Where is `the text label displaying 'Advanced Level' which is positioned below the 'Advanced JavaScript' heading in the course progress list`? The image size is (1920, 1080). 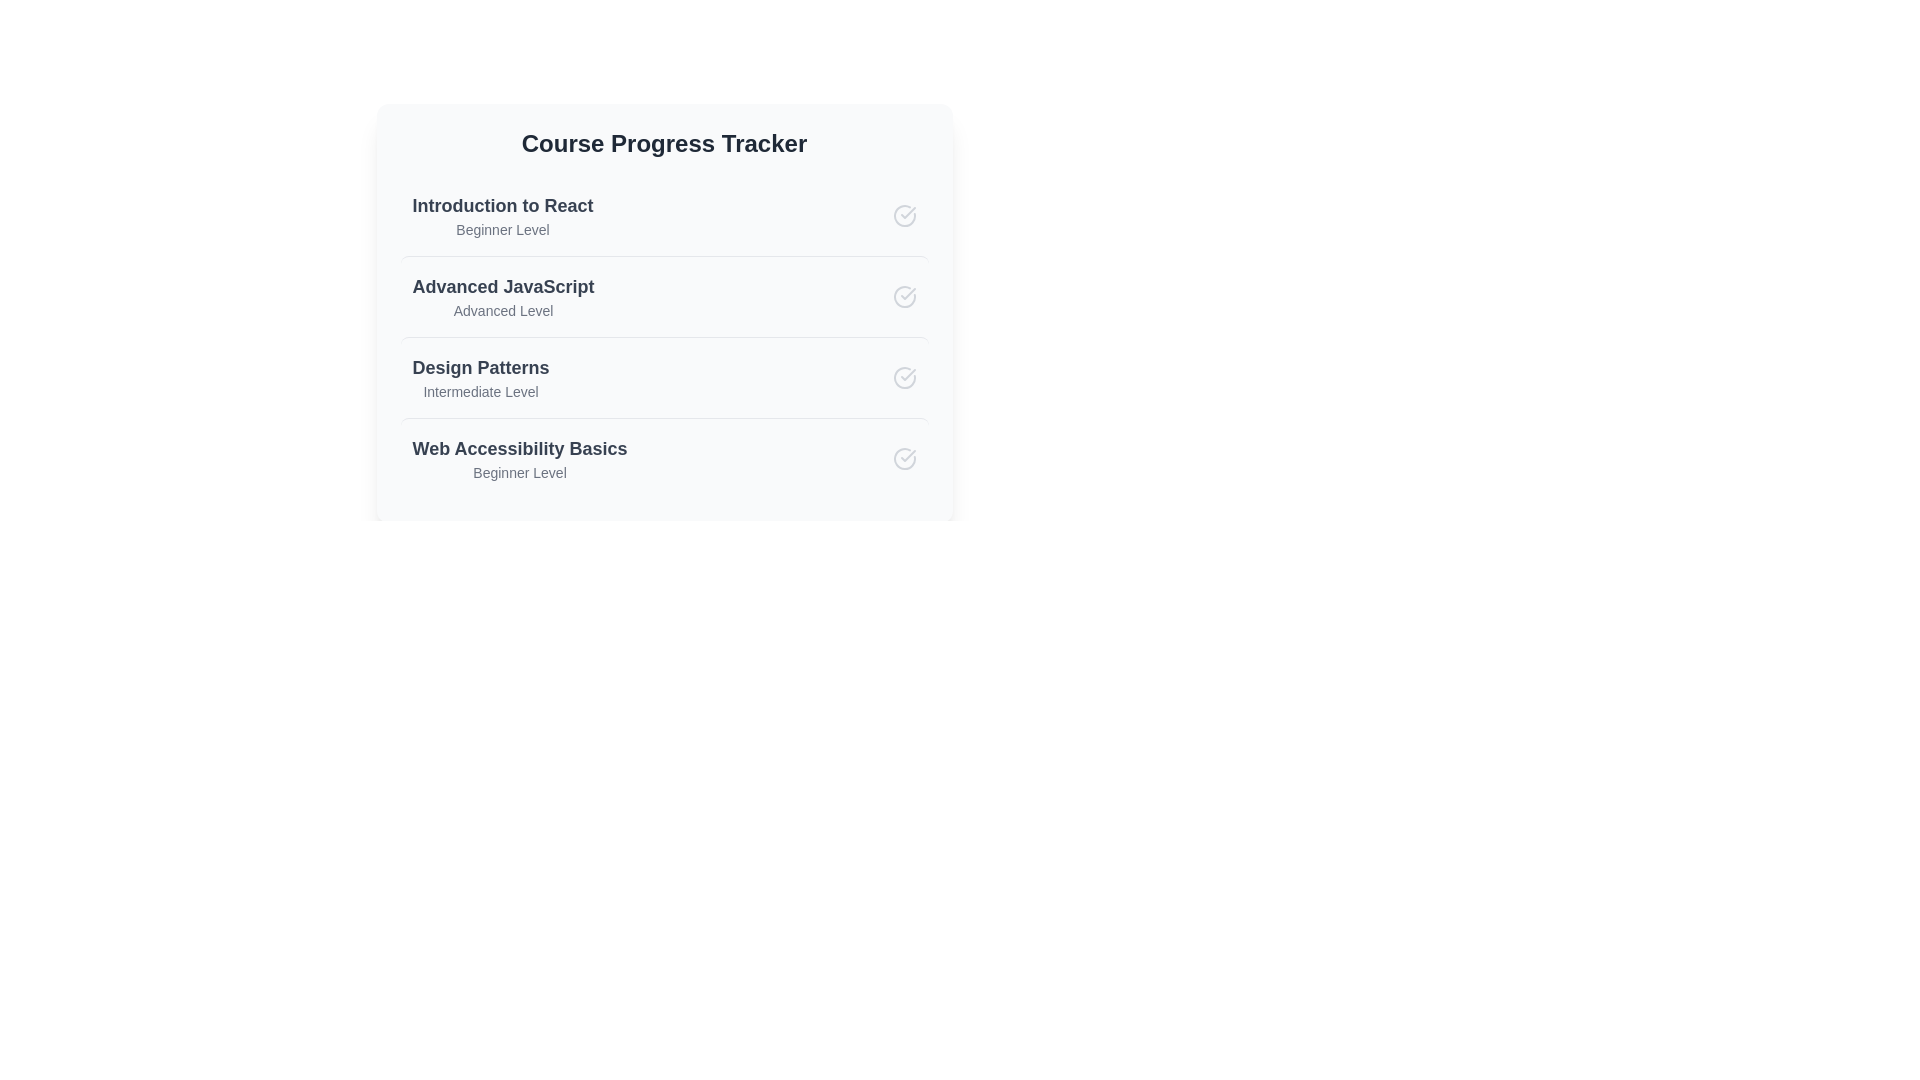 the text label displaying 'Advanced Level' which is positioned below the 'Advanced JavaScript' heading in the course progress list is located at coordinates (503, 311).